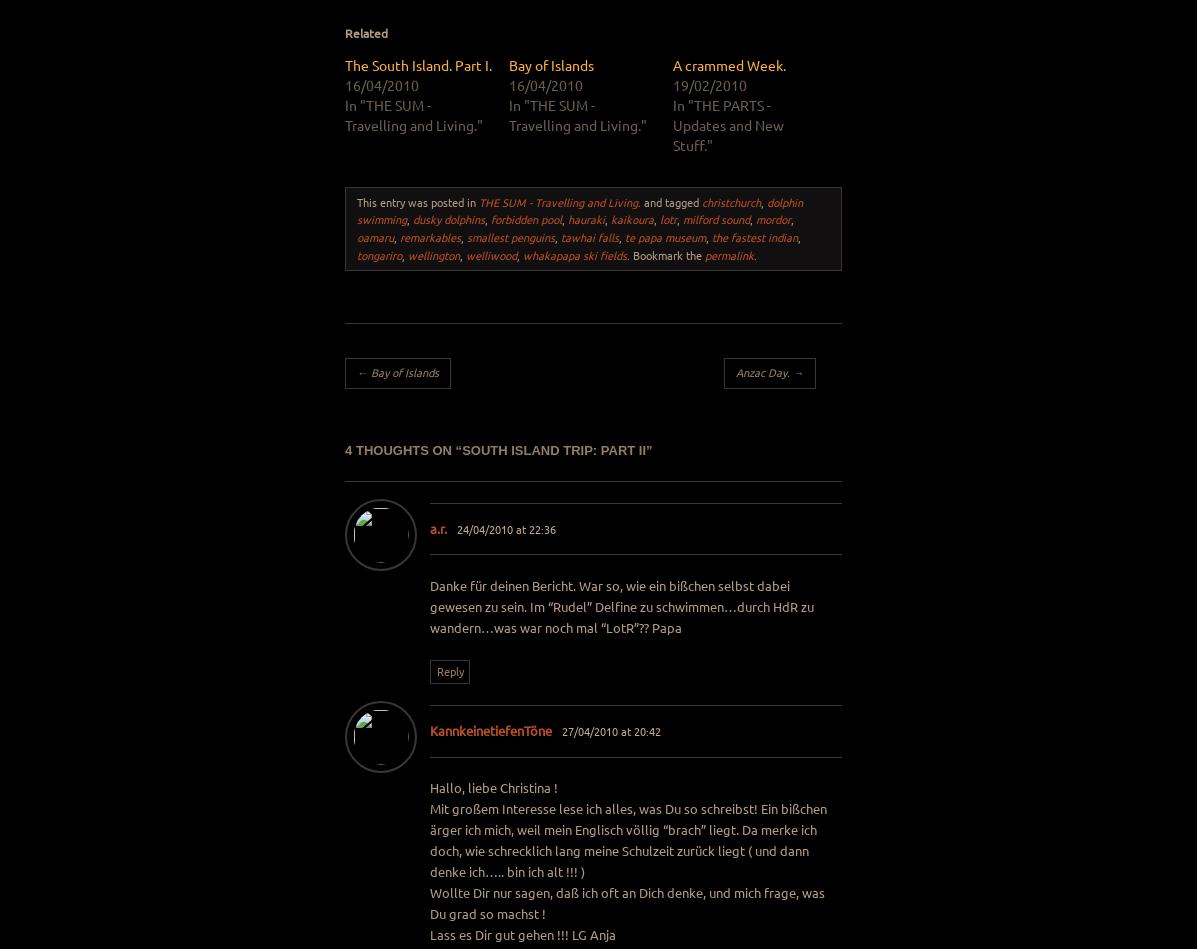 The width and height of the screenshot is (1197, 949). What do you see at coordinates (493, 787) in the screenshot?
I see `'Hallo, liebe Christina !'` at bounding box center [493, 787].